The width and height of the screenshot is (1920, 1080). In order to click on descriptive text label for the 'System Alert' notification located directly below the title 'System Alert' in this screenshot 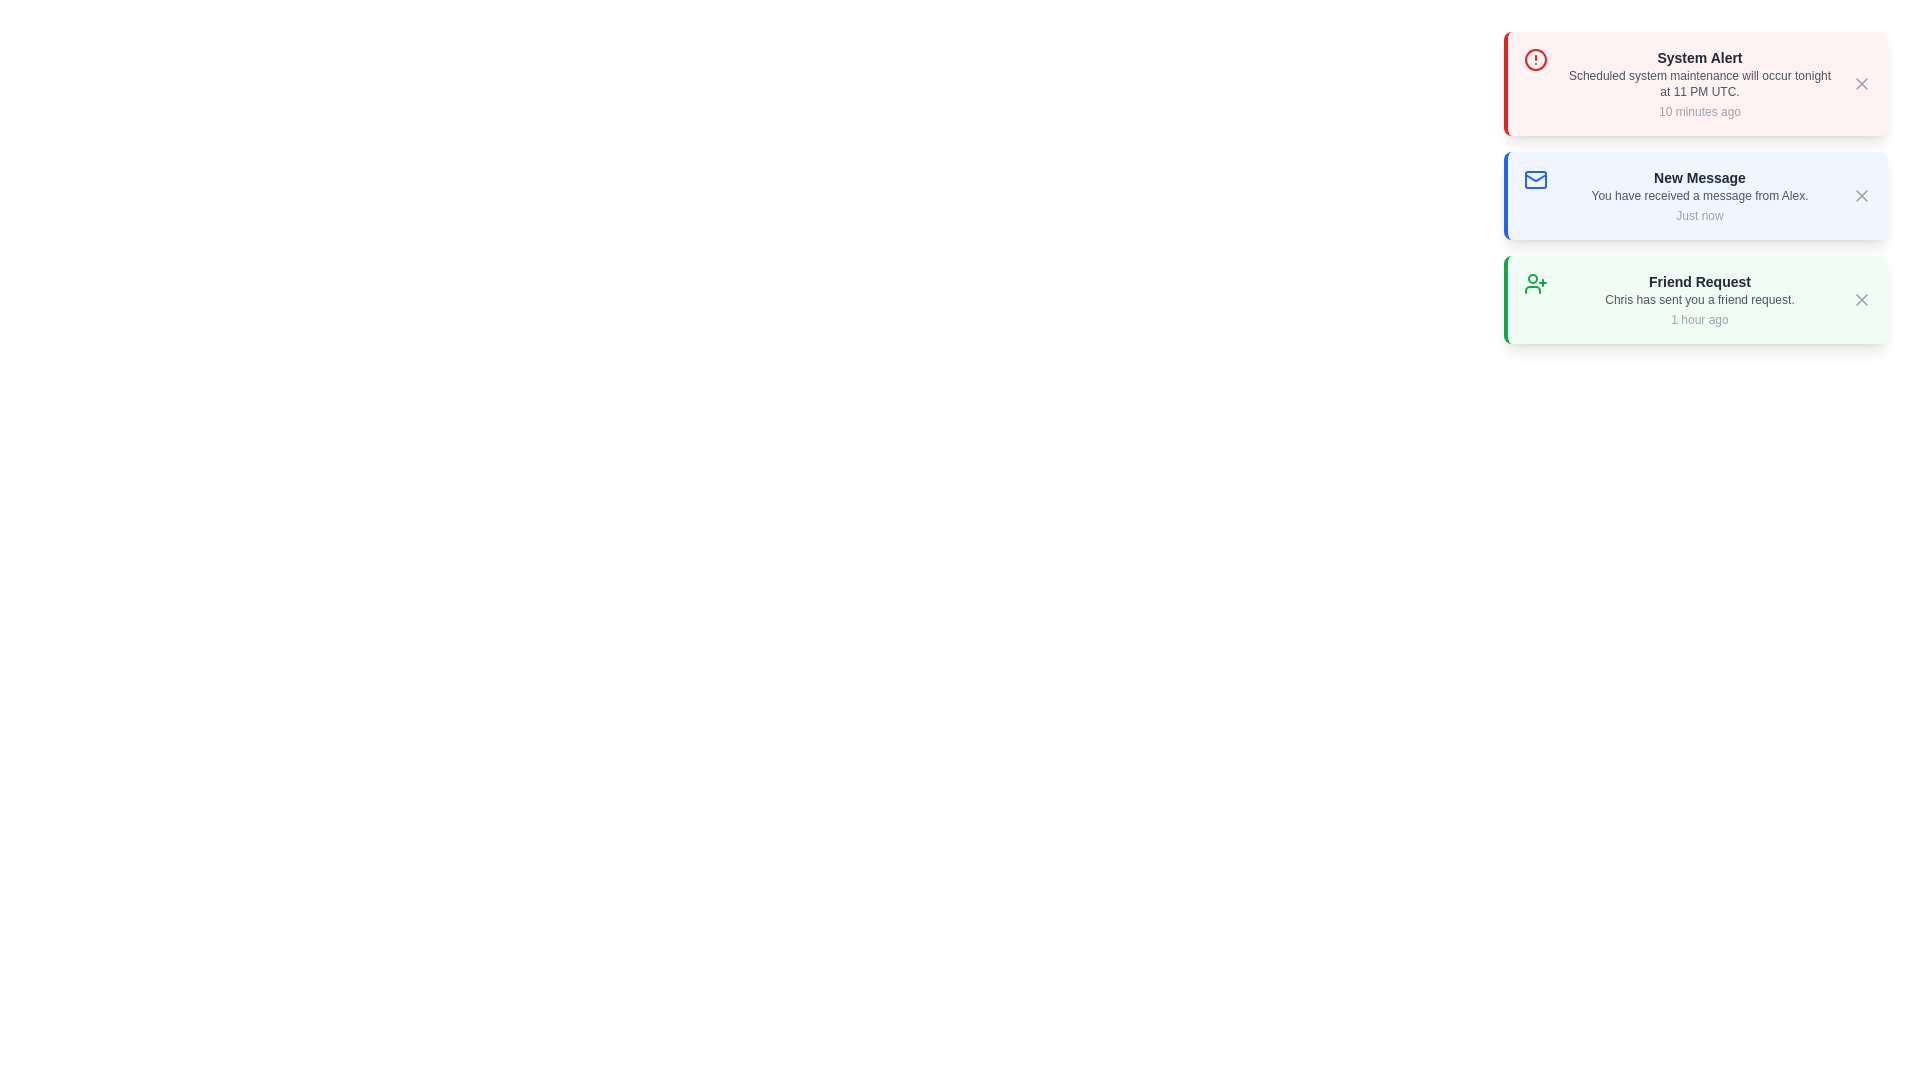, I will do `click(1698, 83)`.